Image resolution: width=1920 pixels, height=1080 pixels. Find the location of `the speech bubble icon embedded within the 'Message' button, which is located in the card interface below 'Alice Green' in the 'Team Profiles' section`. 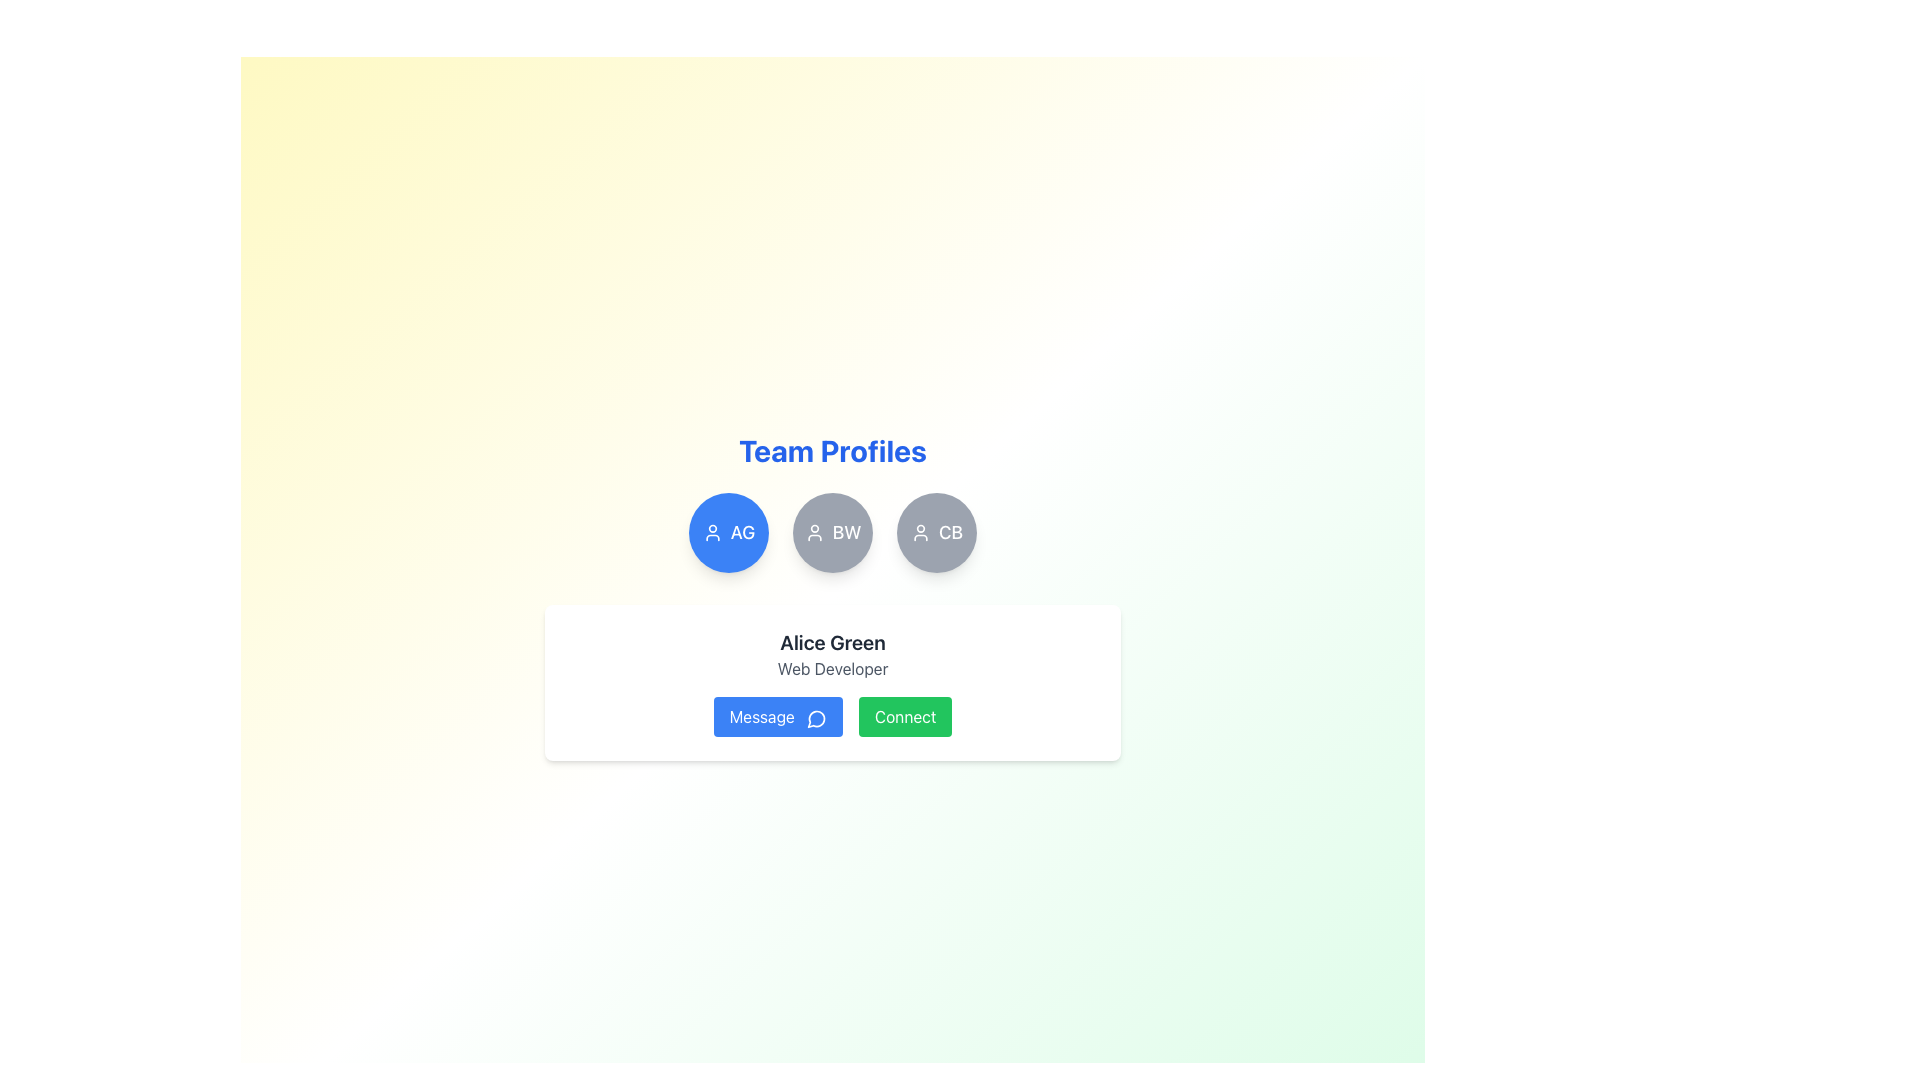

the speech bubble icon embedded within the 'Message' button, which is located in the card interface below 'Alice Green' in the 'Team Profiles' section is located at coordinates (816, 718).